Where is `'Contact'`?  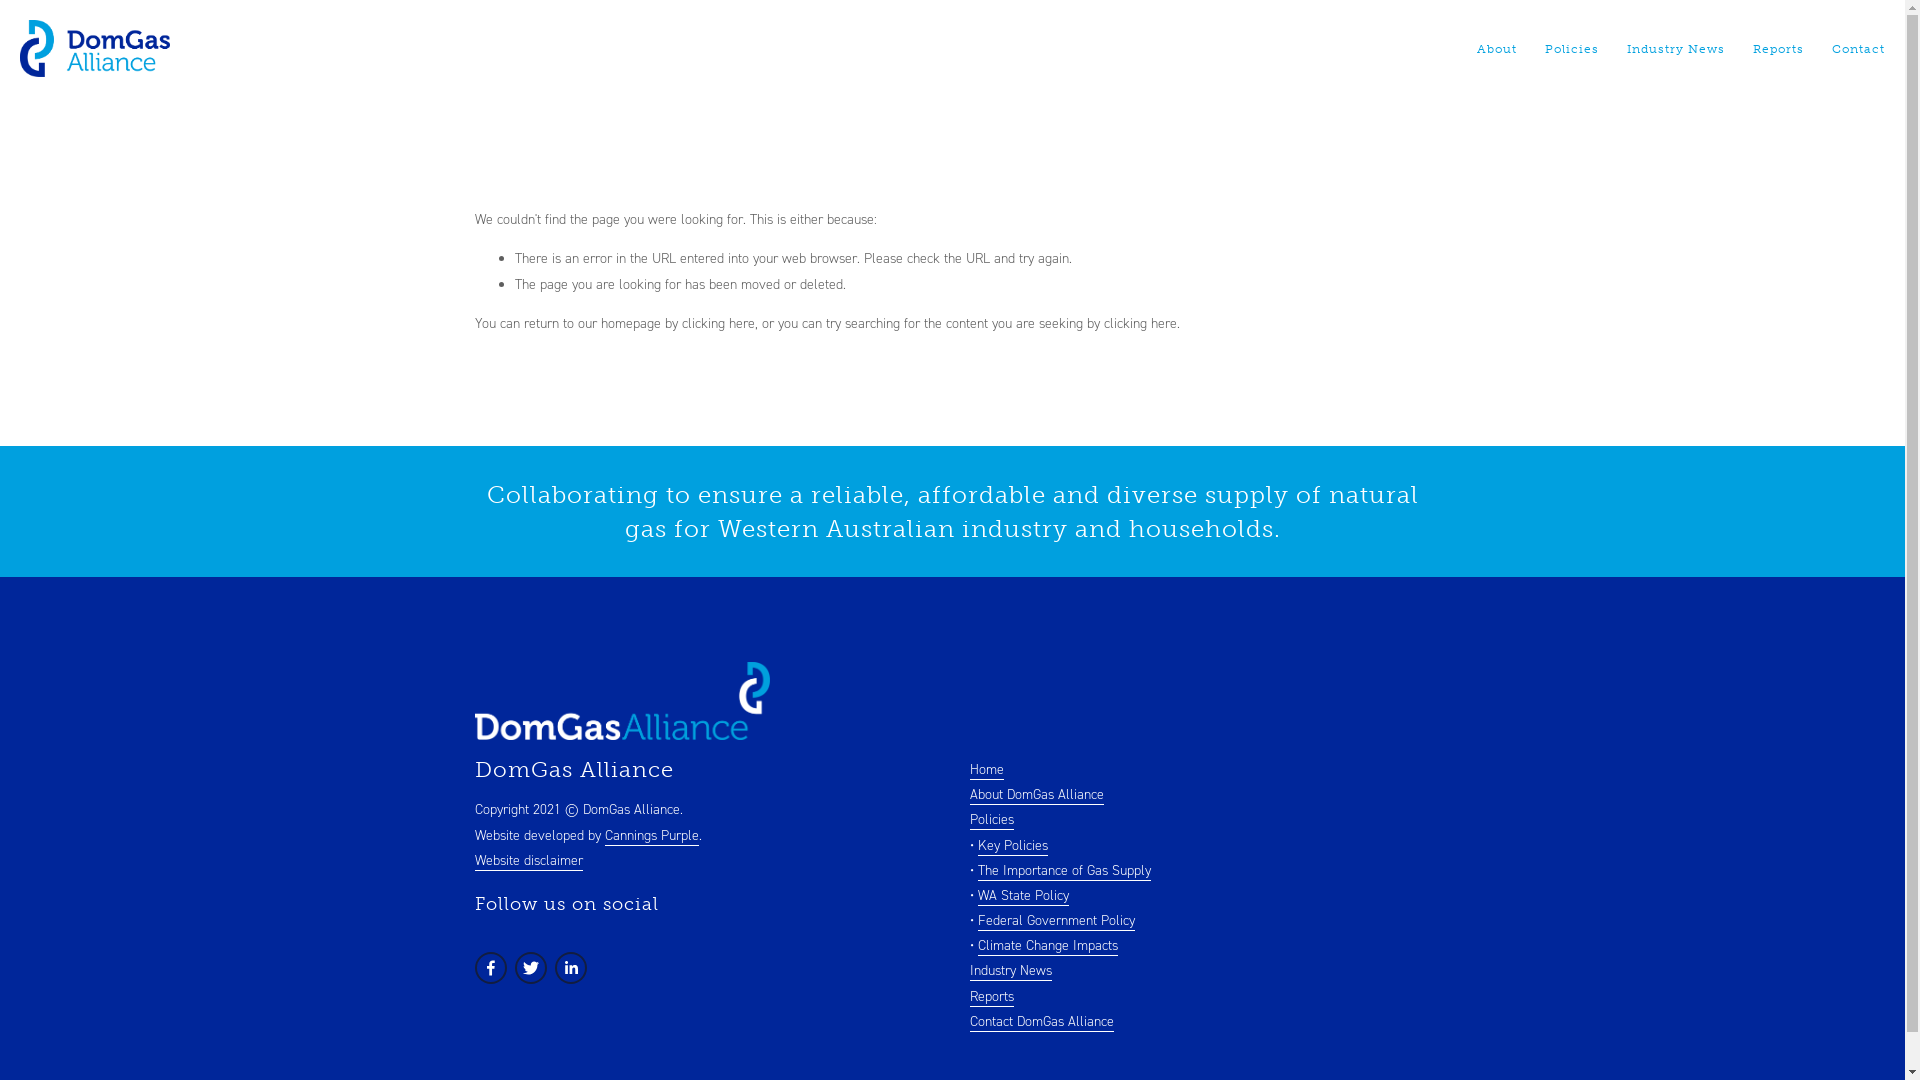
'Contact' is located at coordinates (1851, 48).